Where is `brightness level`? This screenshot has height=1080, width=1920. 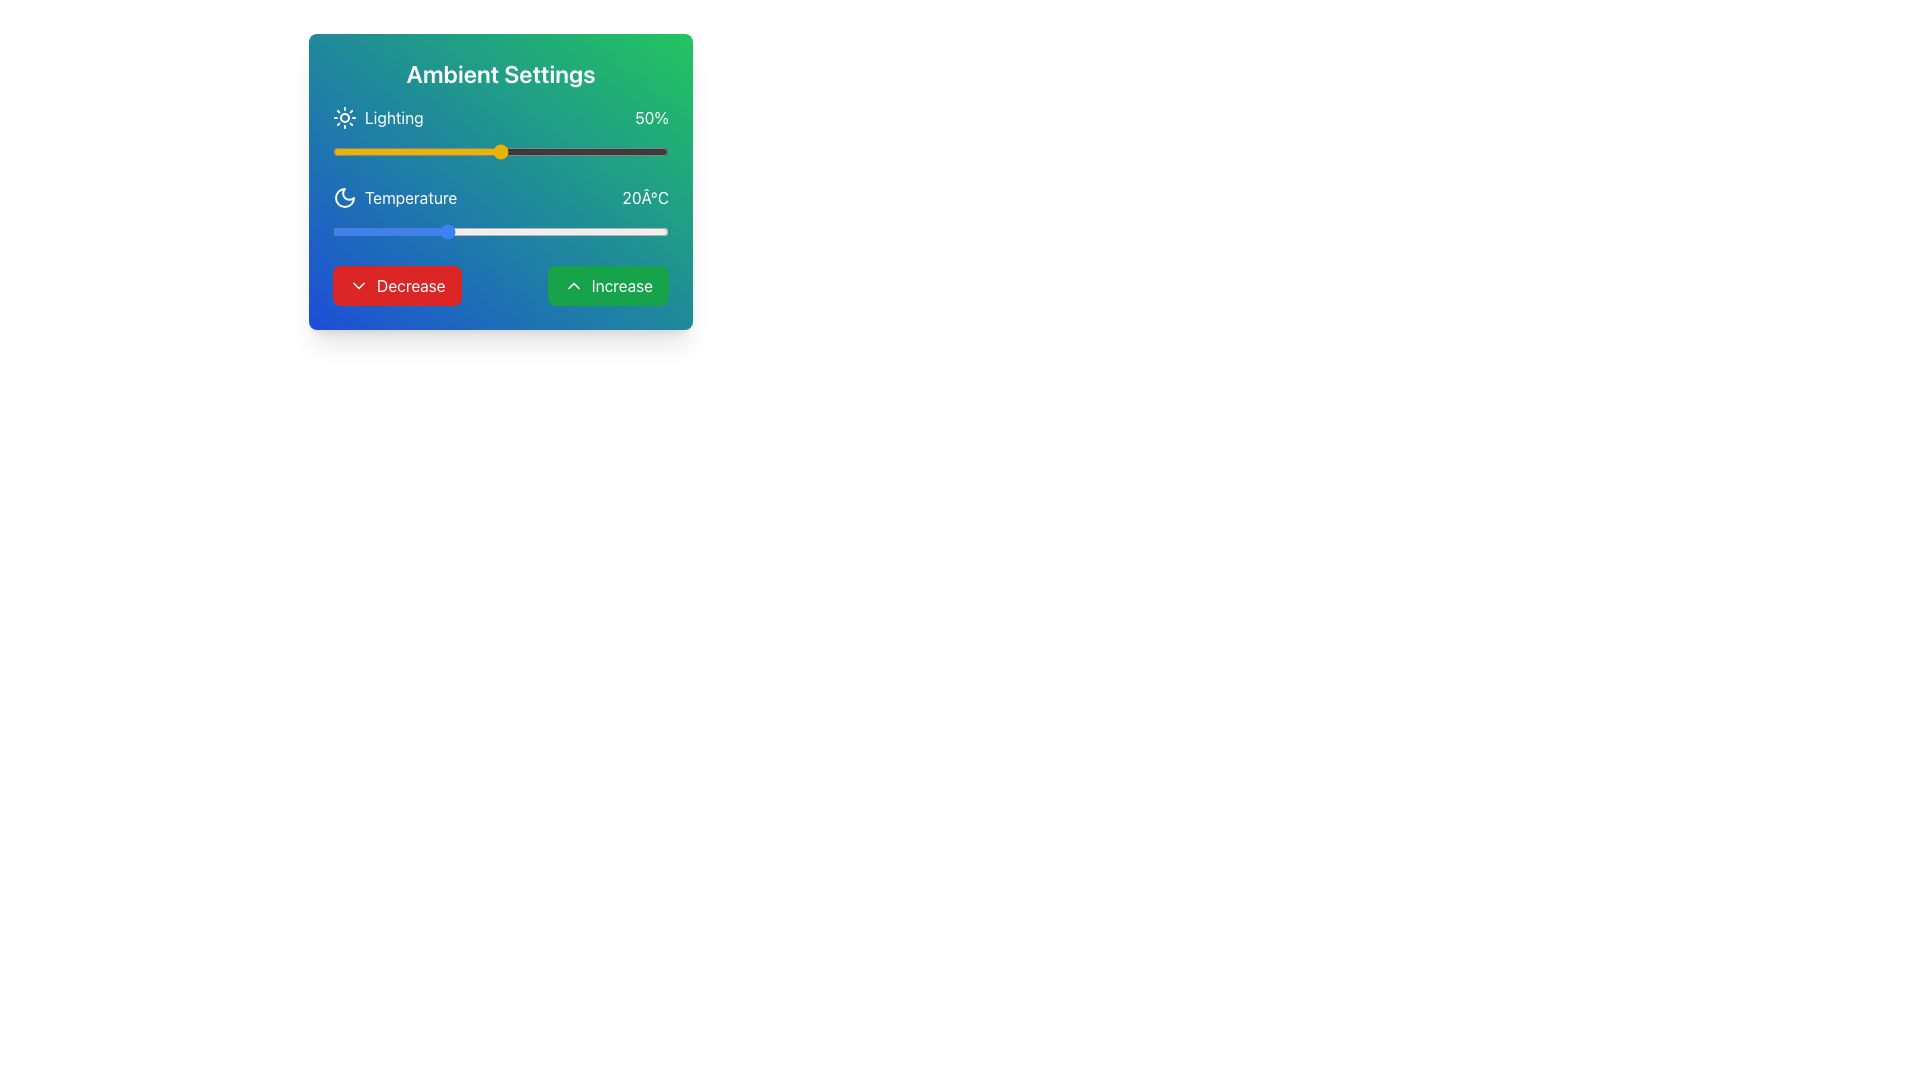
brightness level is located at coordinates (524, 150).